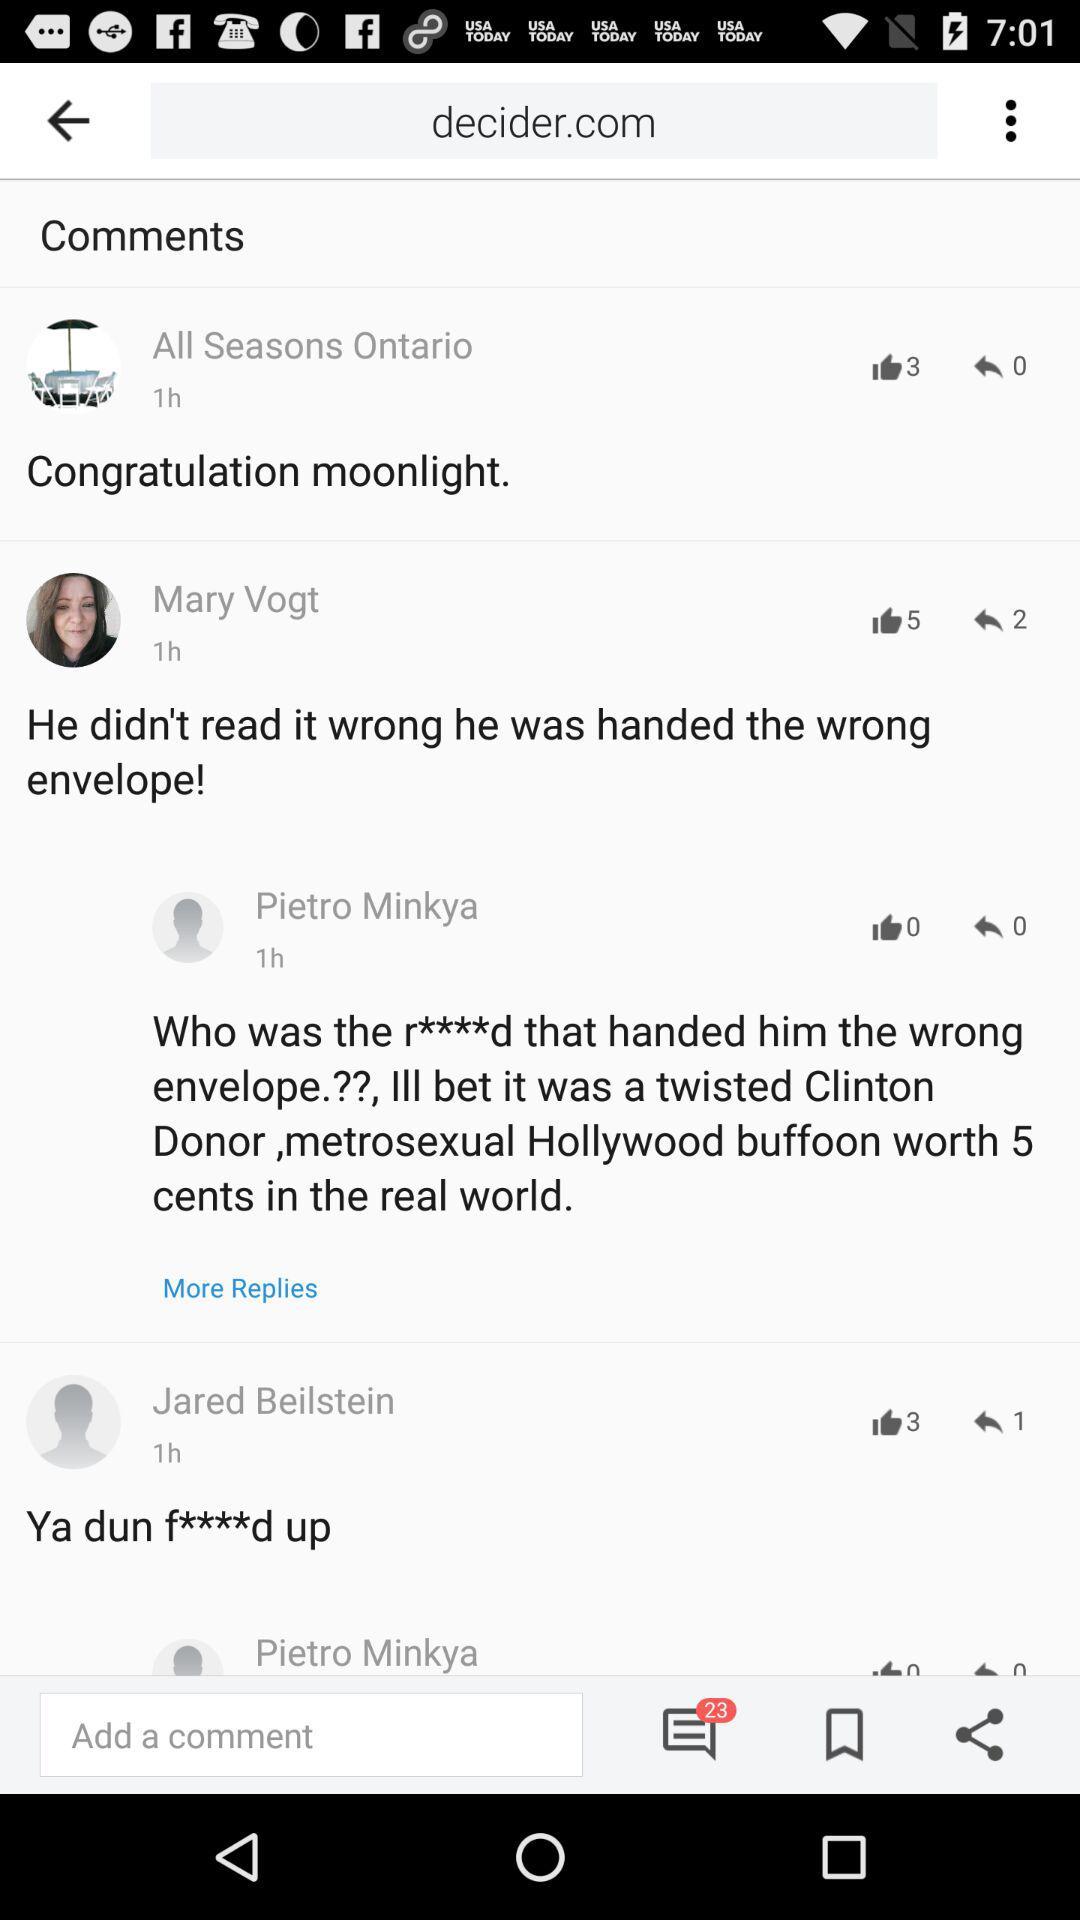  I want to click on selective button, so click(1009, 119).